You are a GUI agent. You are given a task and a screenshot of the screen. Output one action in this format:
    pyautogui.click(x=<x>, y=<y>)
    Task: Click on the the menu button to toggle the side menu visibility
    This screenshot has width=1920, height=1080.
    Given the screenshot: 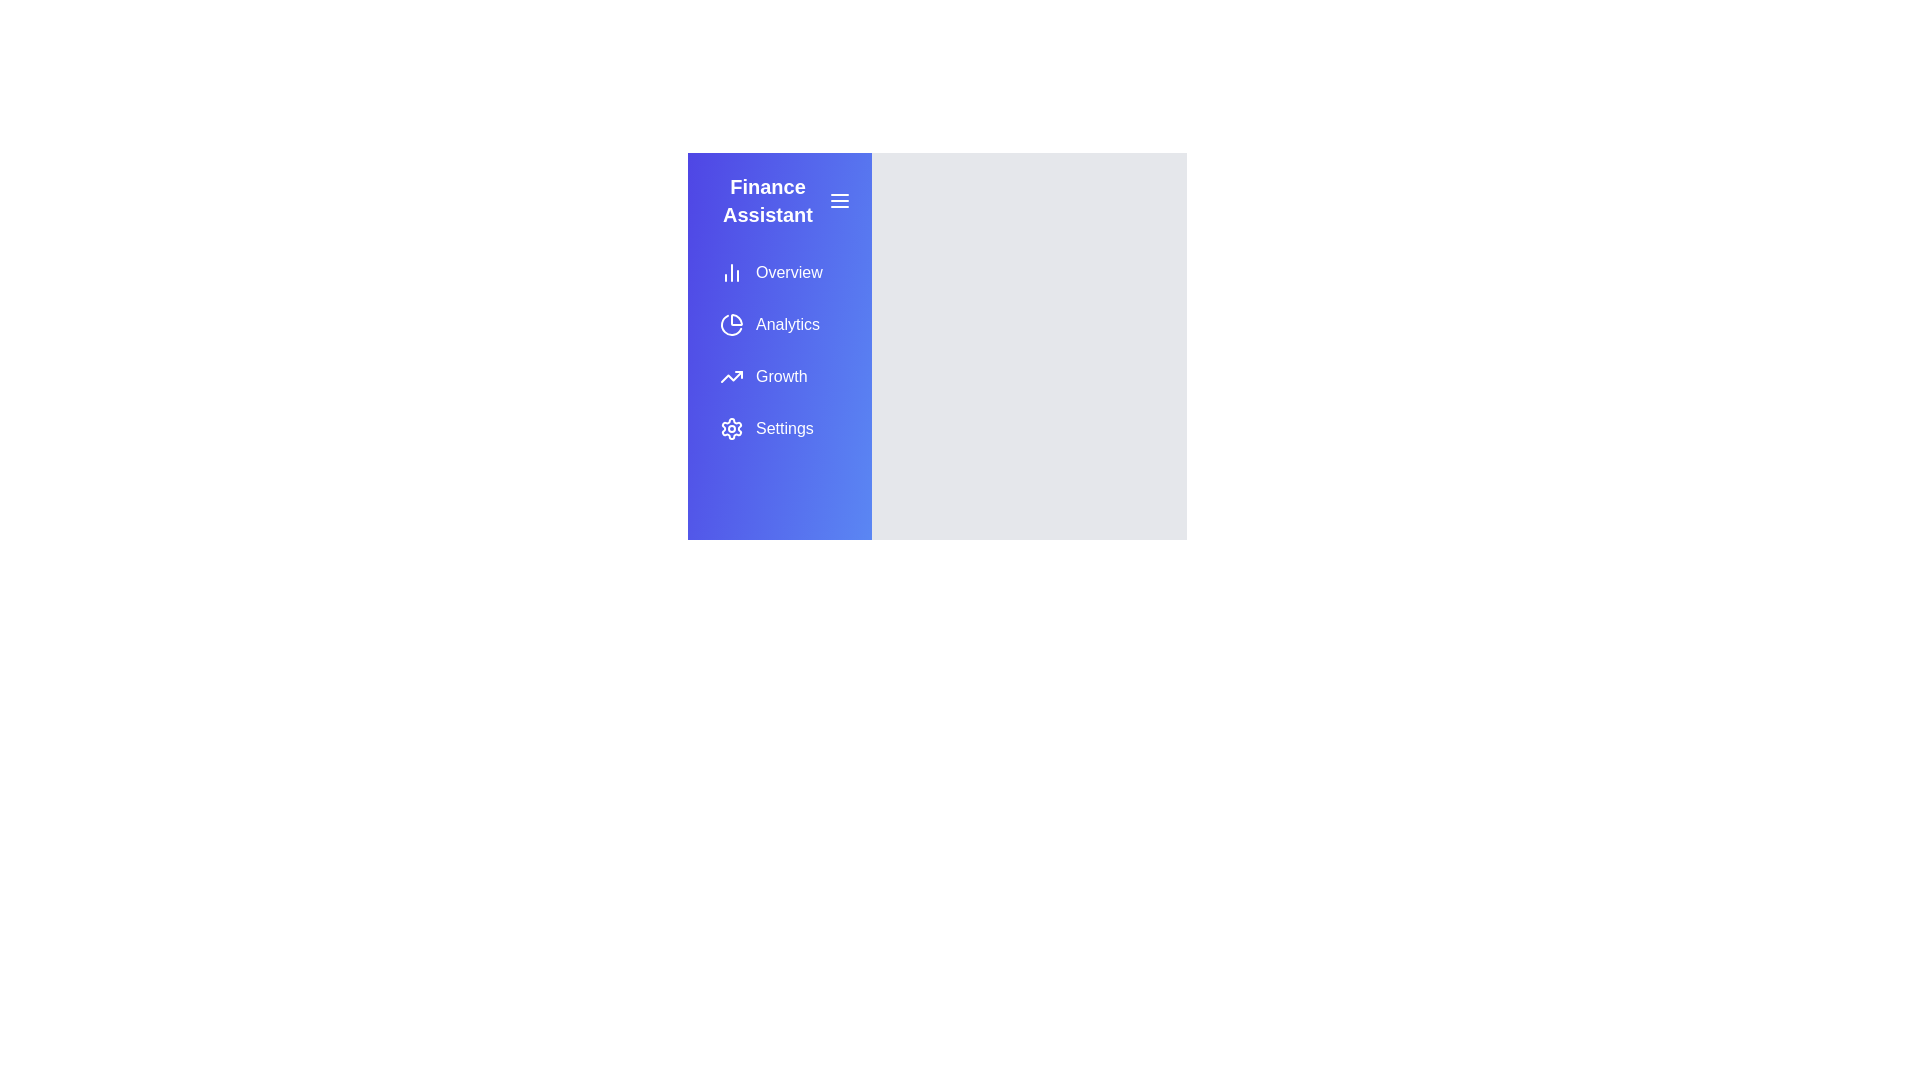 What is the action you would take?
    pyautogui.click(x=840, y=200)
    